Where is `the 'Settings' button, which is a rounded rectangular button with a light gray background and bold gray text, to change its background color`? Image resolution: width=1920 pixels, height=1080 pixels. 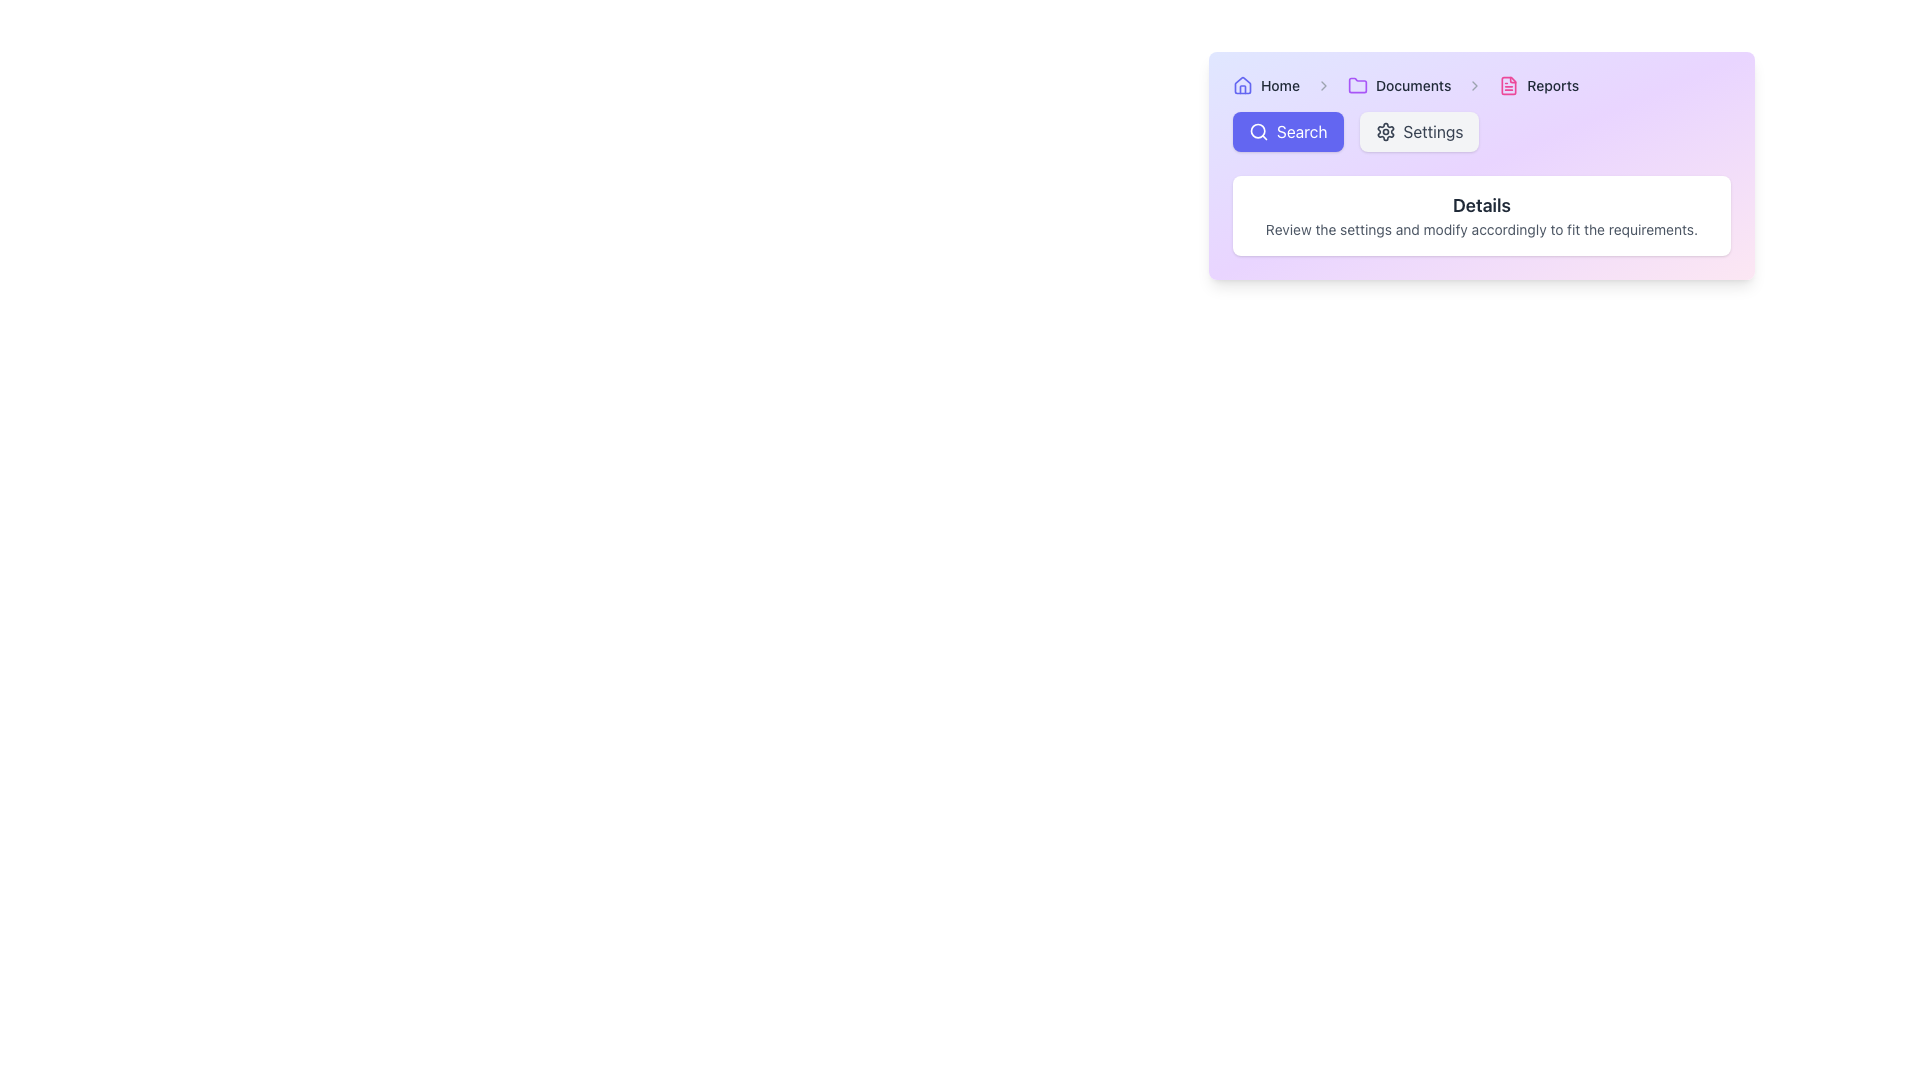
the 'Settings' button, which is a rounded rectangular button with a light gray background and bold gray text, to change its background color is located at coordinates (1418, 131).